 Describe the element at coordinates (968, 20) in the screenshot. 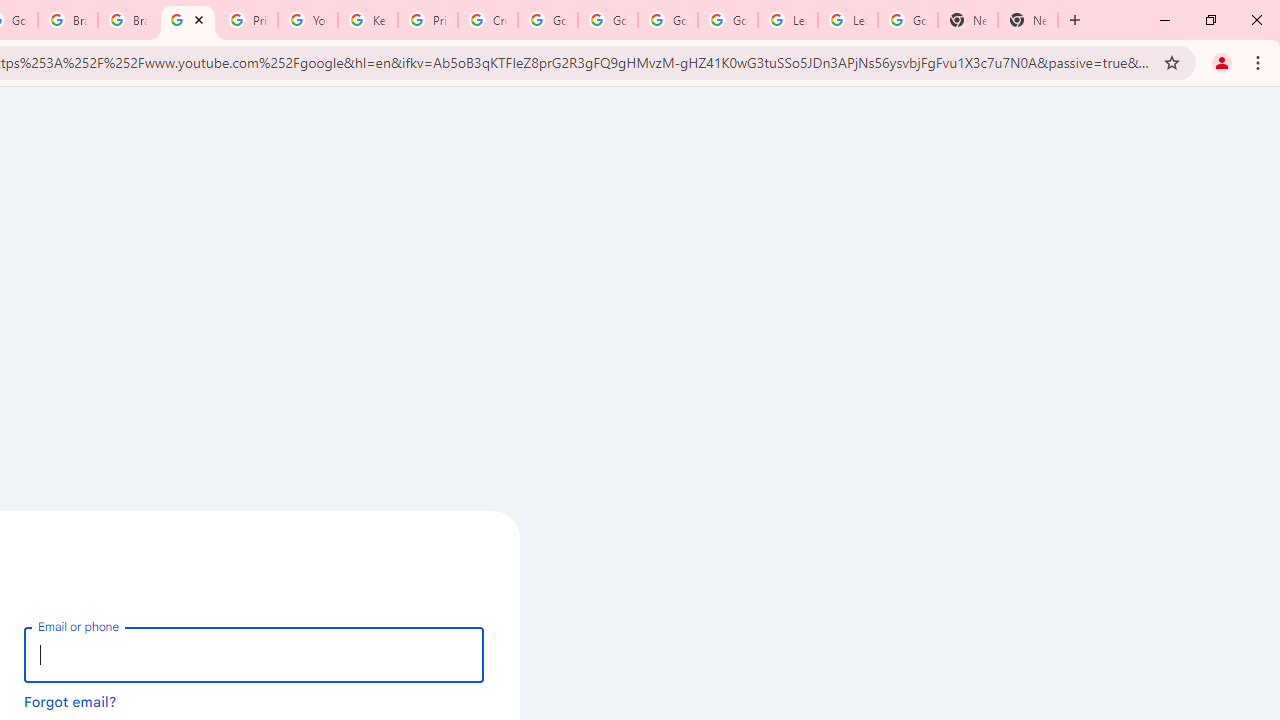

I see `'New Tab'` at that location.